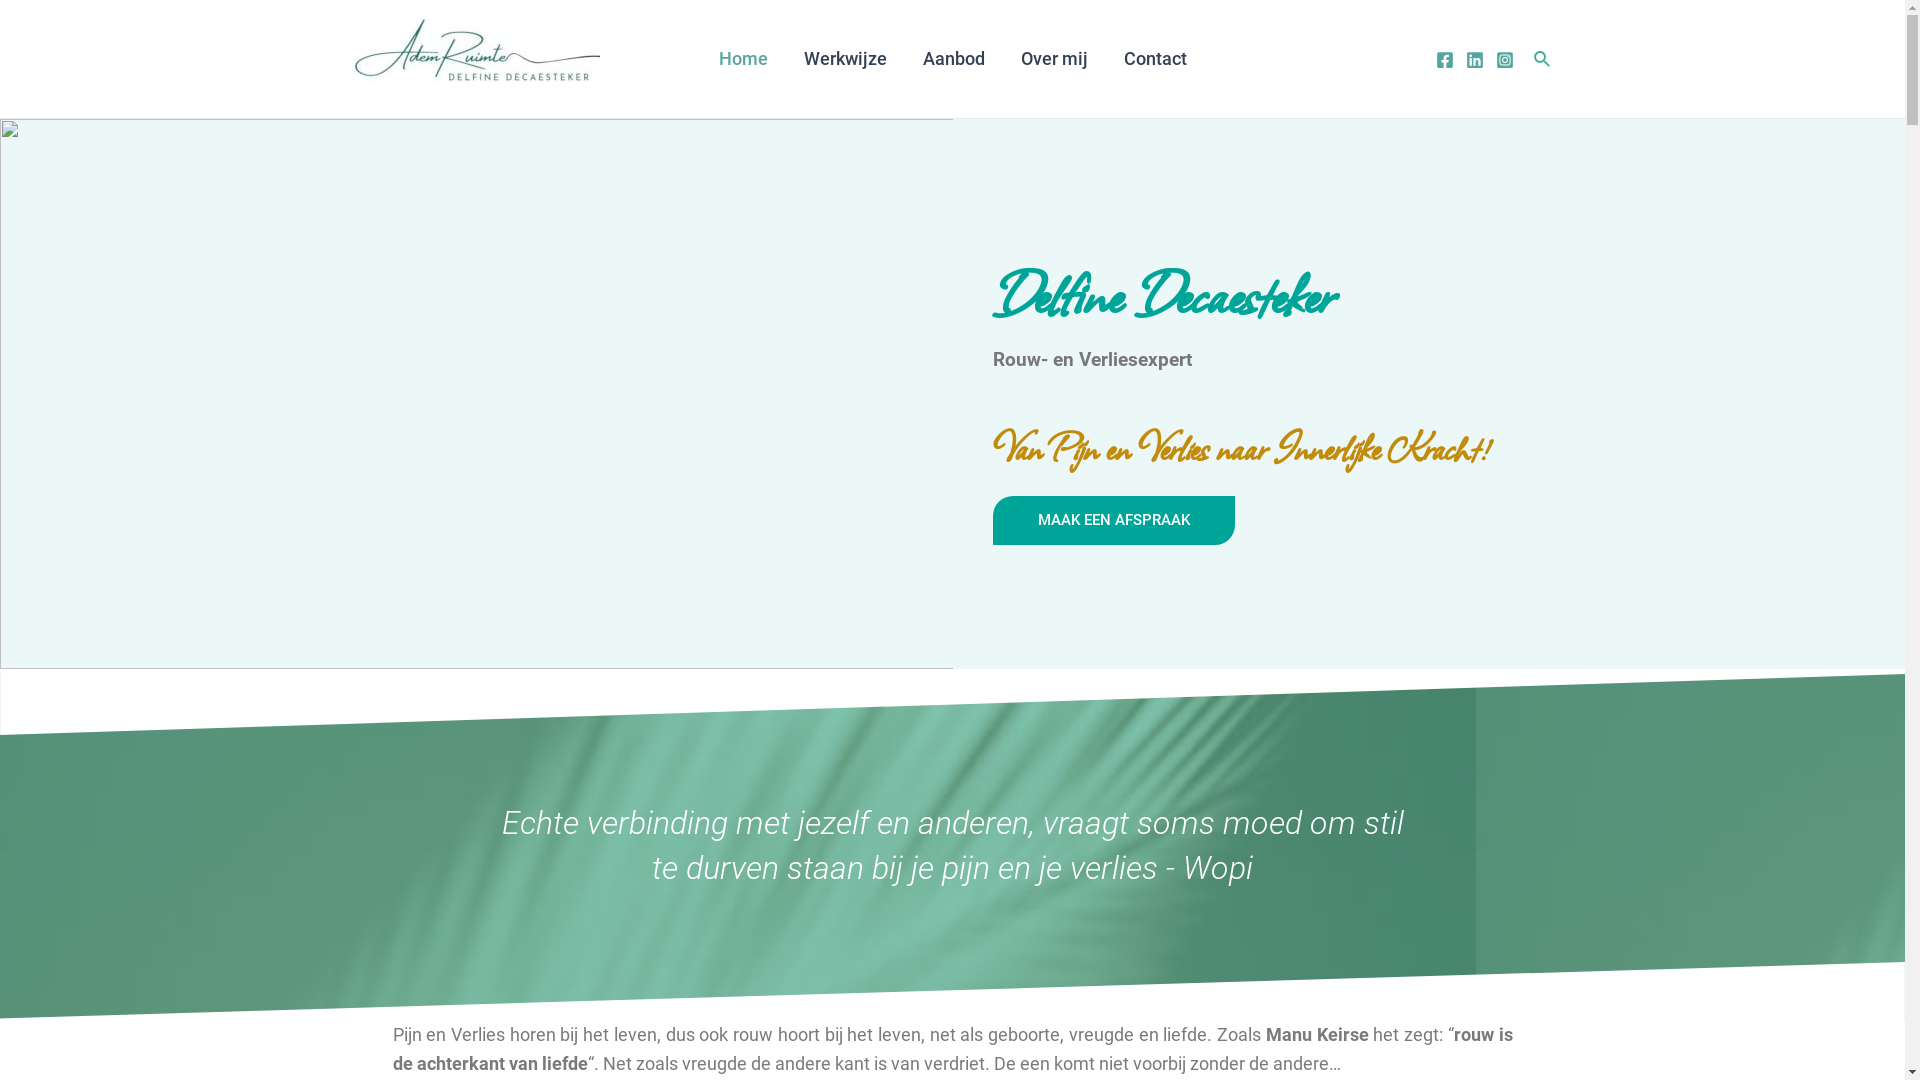 This screenshot has height=1080, width=1920. Describe the element at coordinates (1112, 519) in the screenshot. I see `'MAAK EEN AFSPRAAK'` at that location.